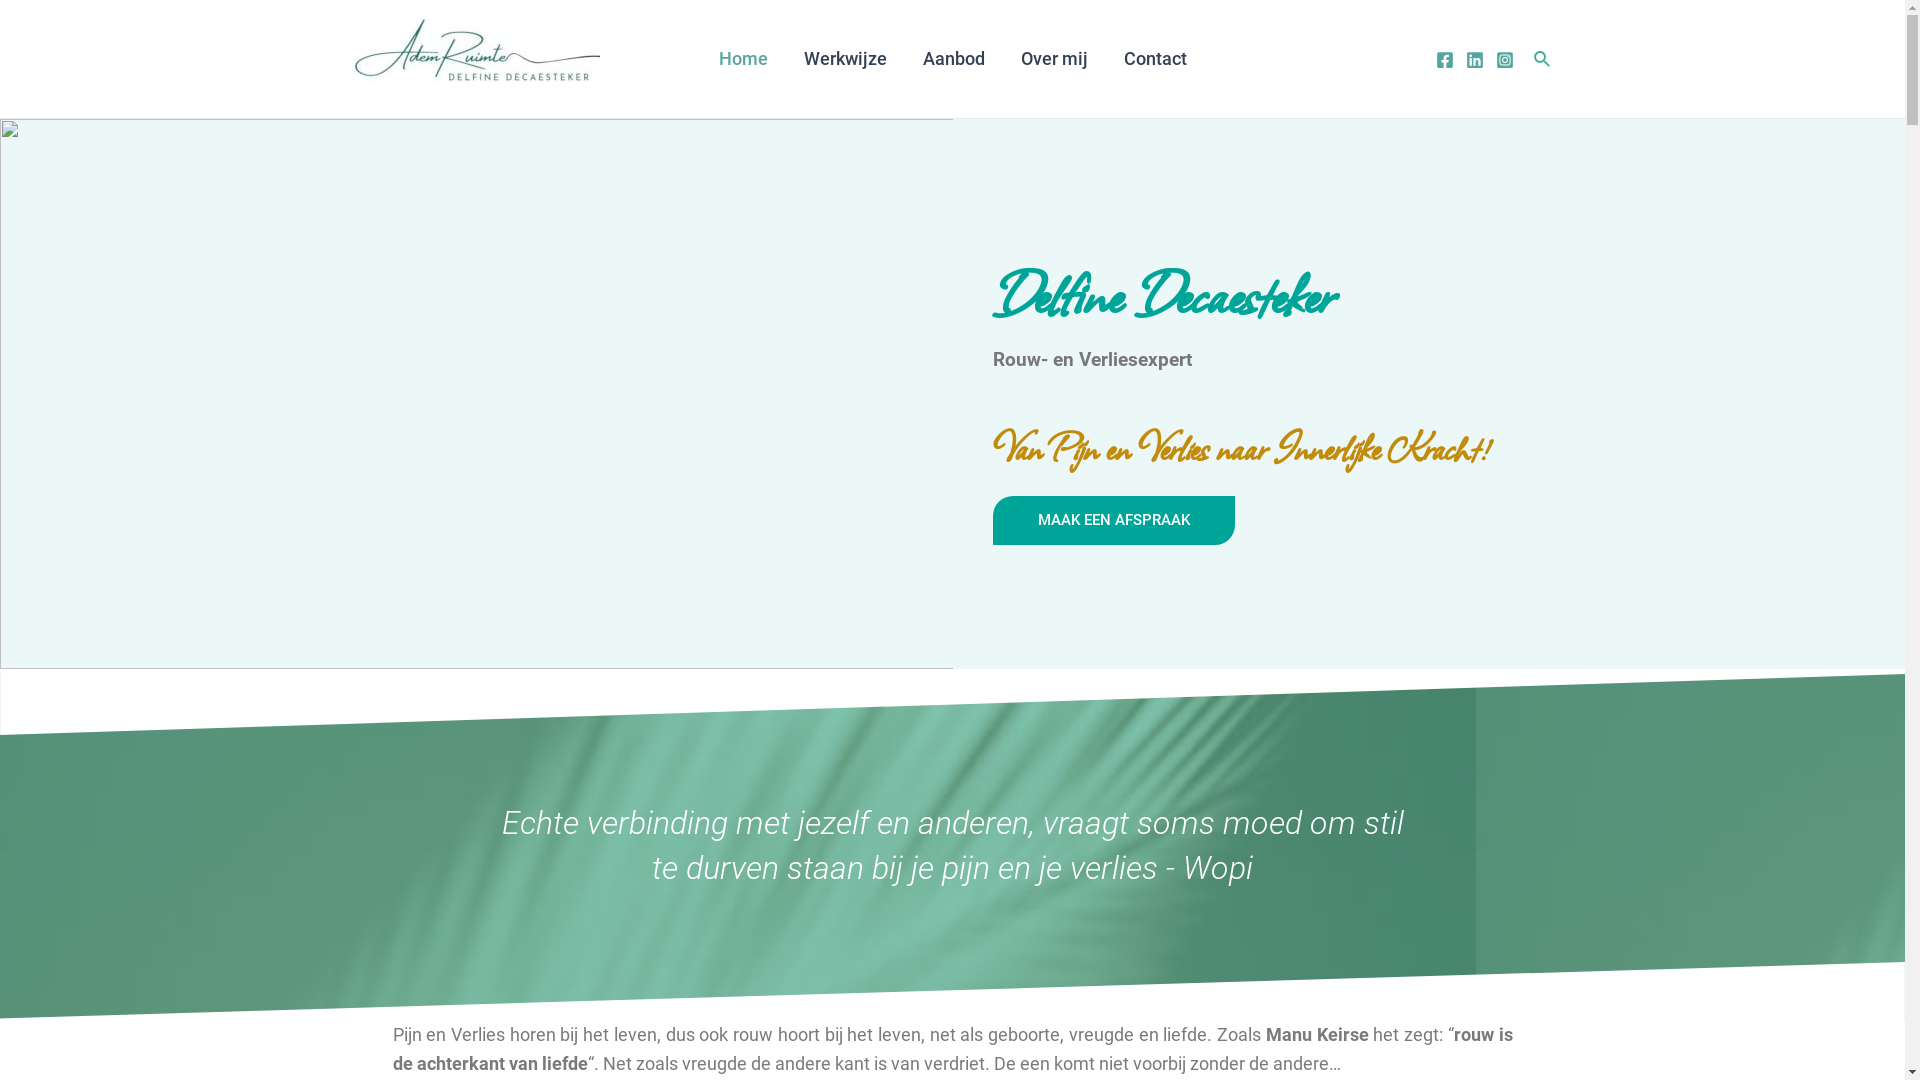 This screenshot has height=1080, width=1920. Describe the element at coordinates (1112, 519) in the screenshot. I see `'MAAK EEN AFSPRAAK'` at that location.